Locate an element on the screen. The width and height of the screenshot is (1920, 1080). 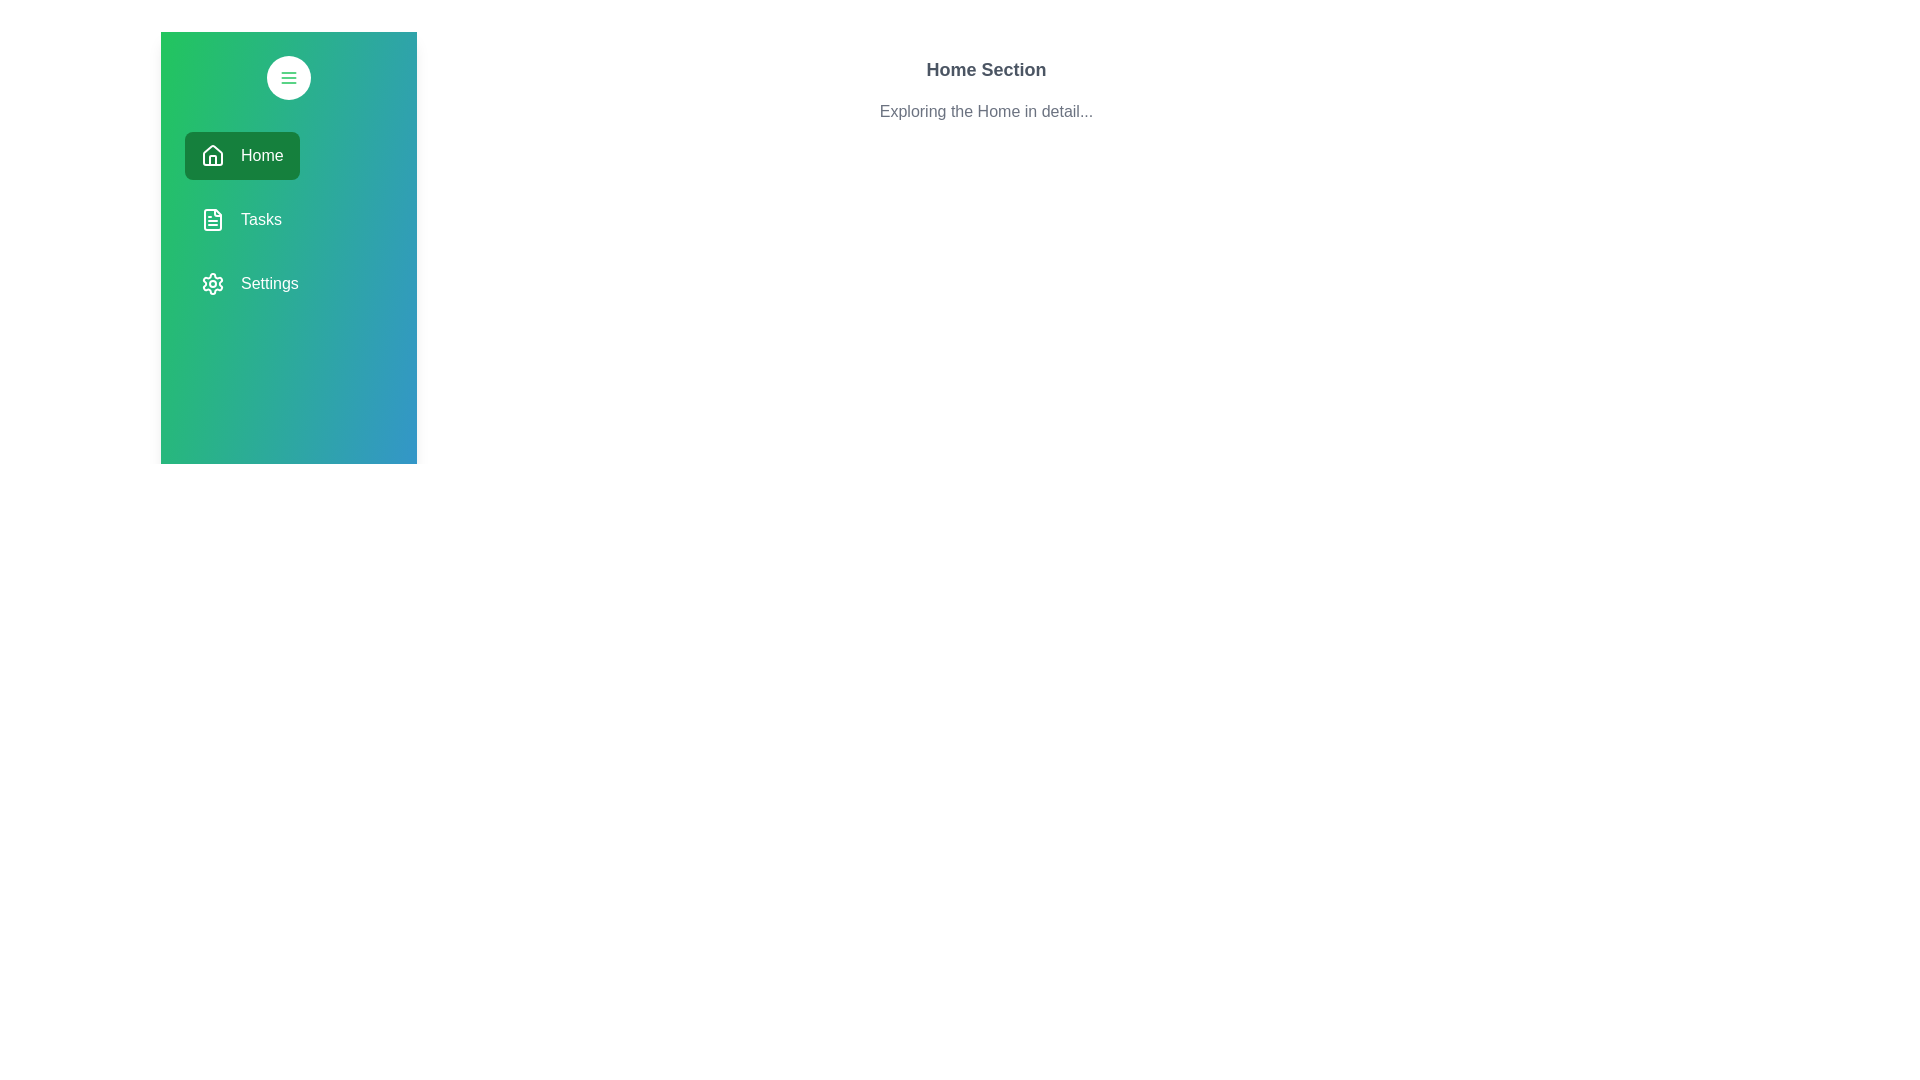
the Decorative icon representing the document shape in the Tasks navigation menu is located at coordinates (212, 219).